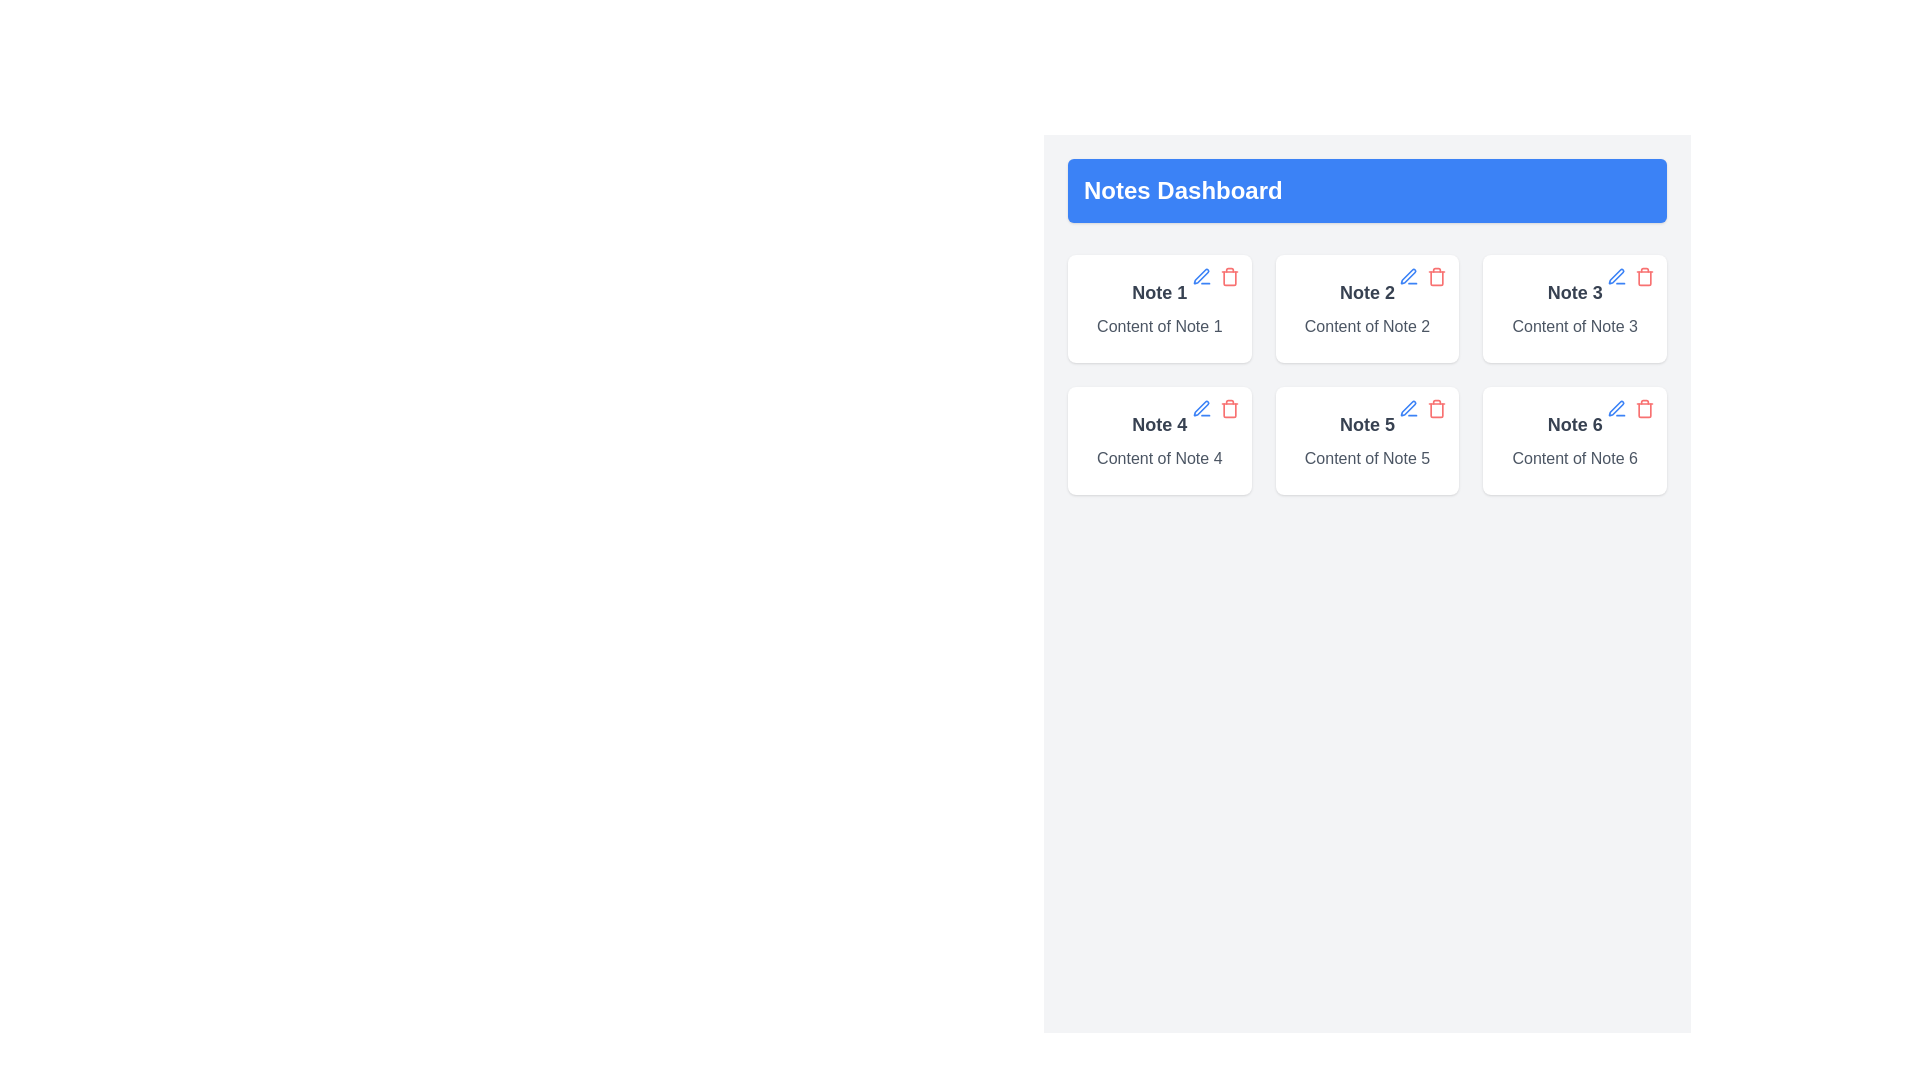  I want to click on the trashcan body icon located to the right of the note information for 'Note 1' in the top-left grid cell of the Notes Dashboard, so click(1228, 278).